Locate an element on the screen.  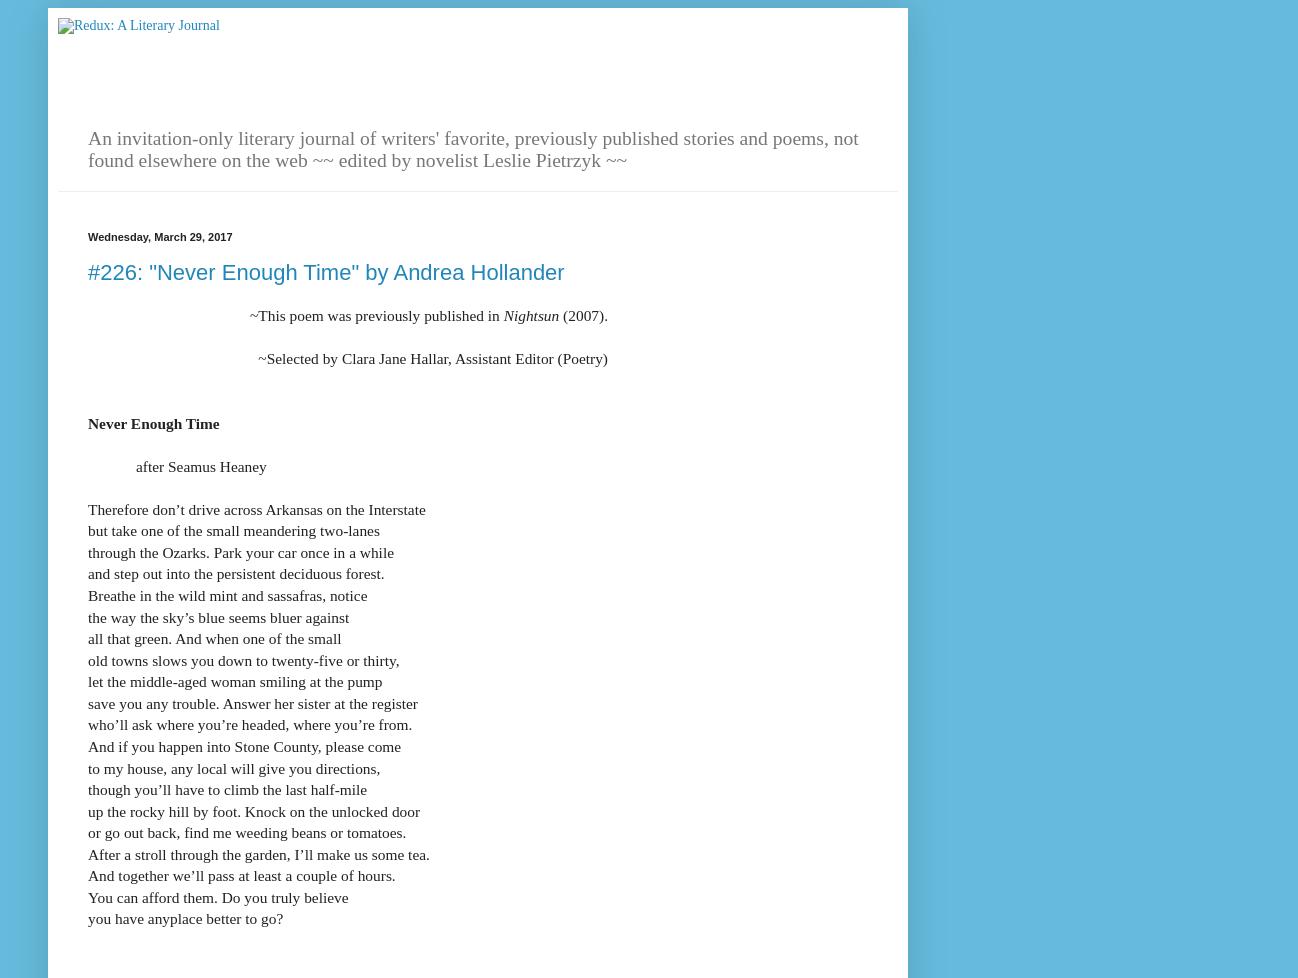
'or go out
back, find me weeding beans or tomatoes.' is located at coordinates (247, 831).